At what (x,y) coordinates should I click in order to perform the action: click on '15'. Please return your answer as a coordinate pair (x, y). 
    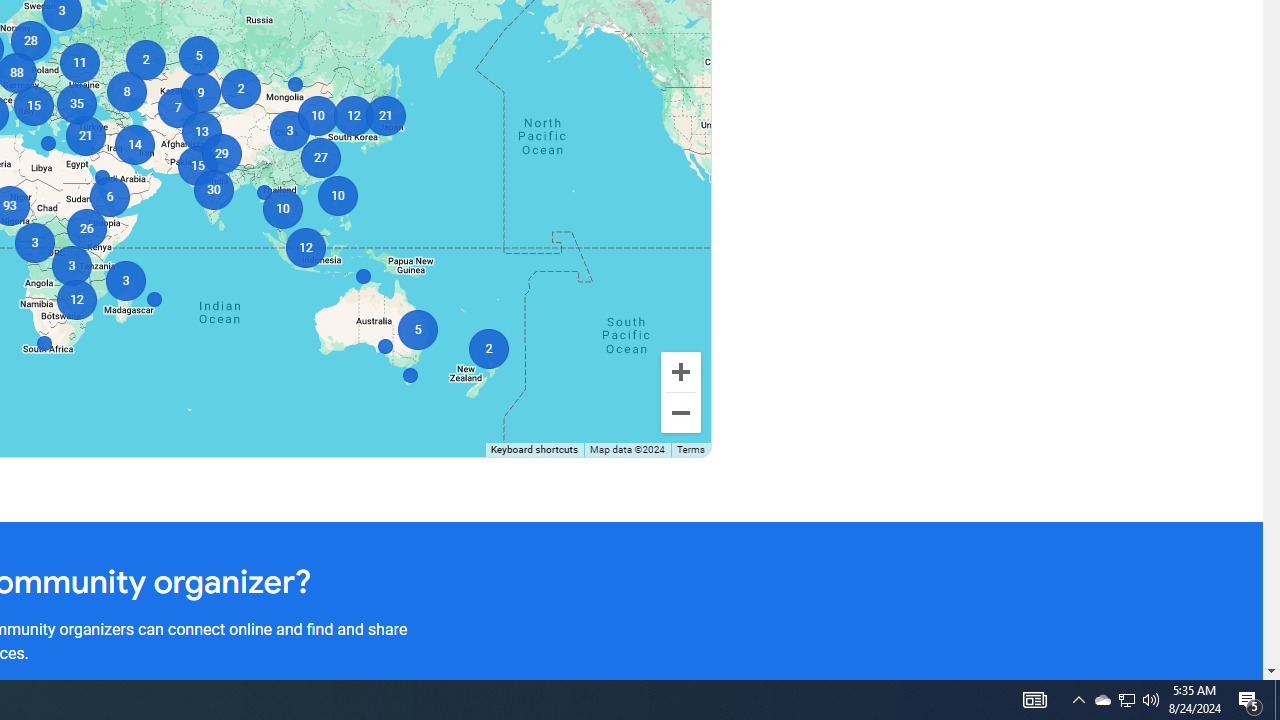
    Looking at the image, I should click on (33, 105).